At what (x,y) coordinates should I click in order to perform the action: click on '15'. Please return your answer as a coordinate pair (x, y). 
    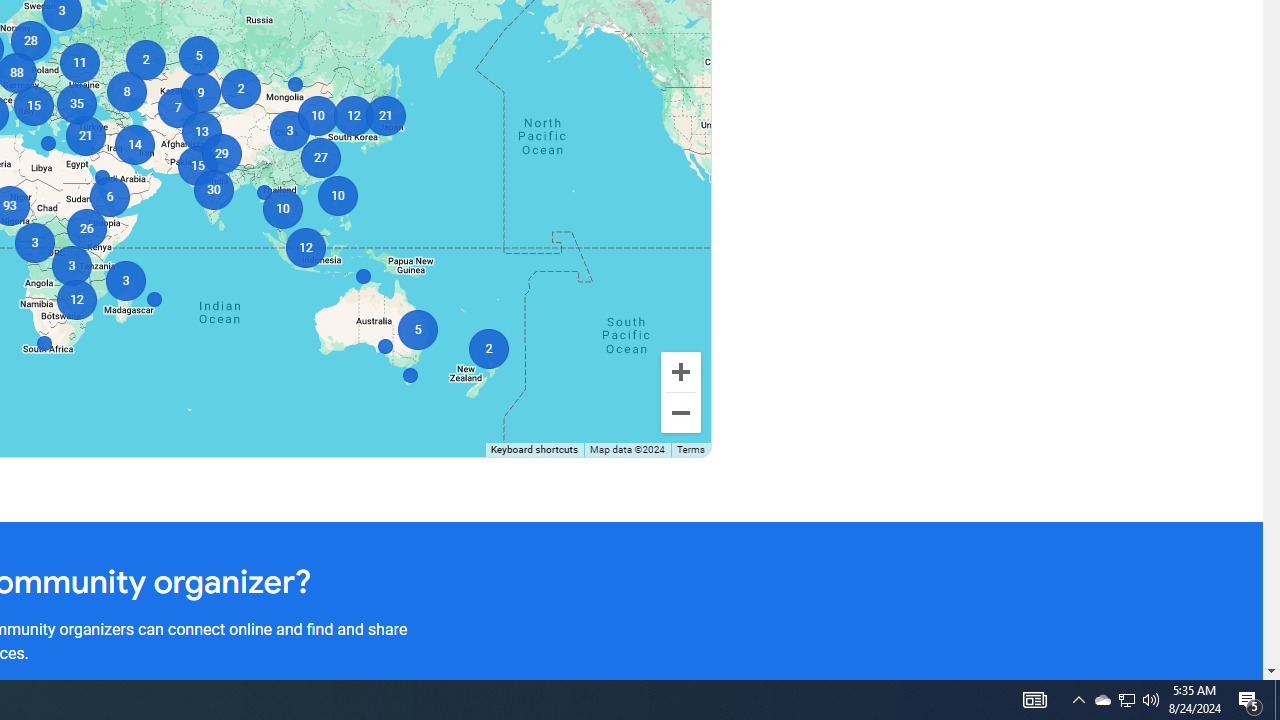
    Looking at the image, I should click on (33, 105).